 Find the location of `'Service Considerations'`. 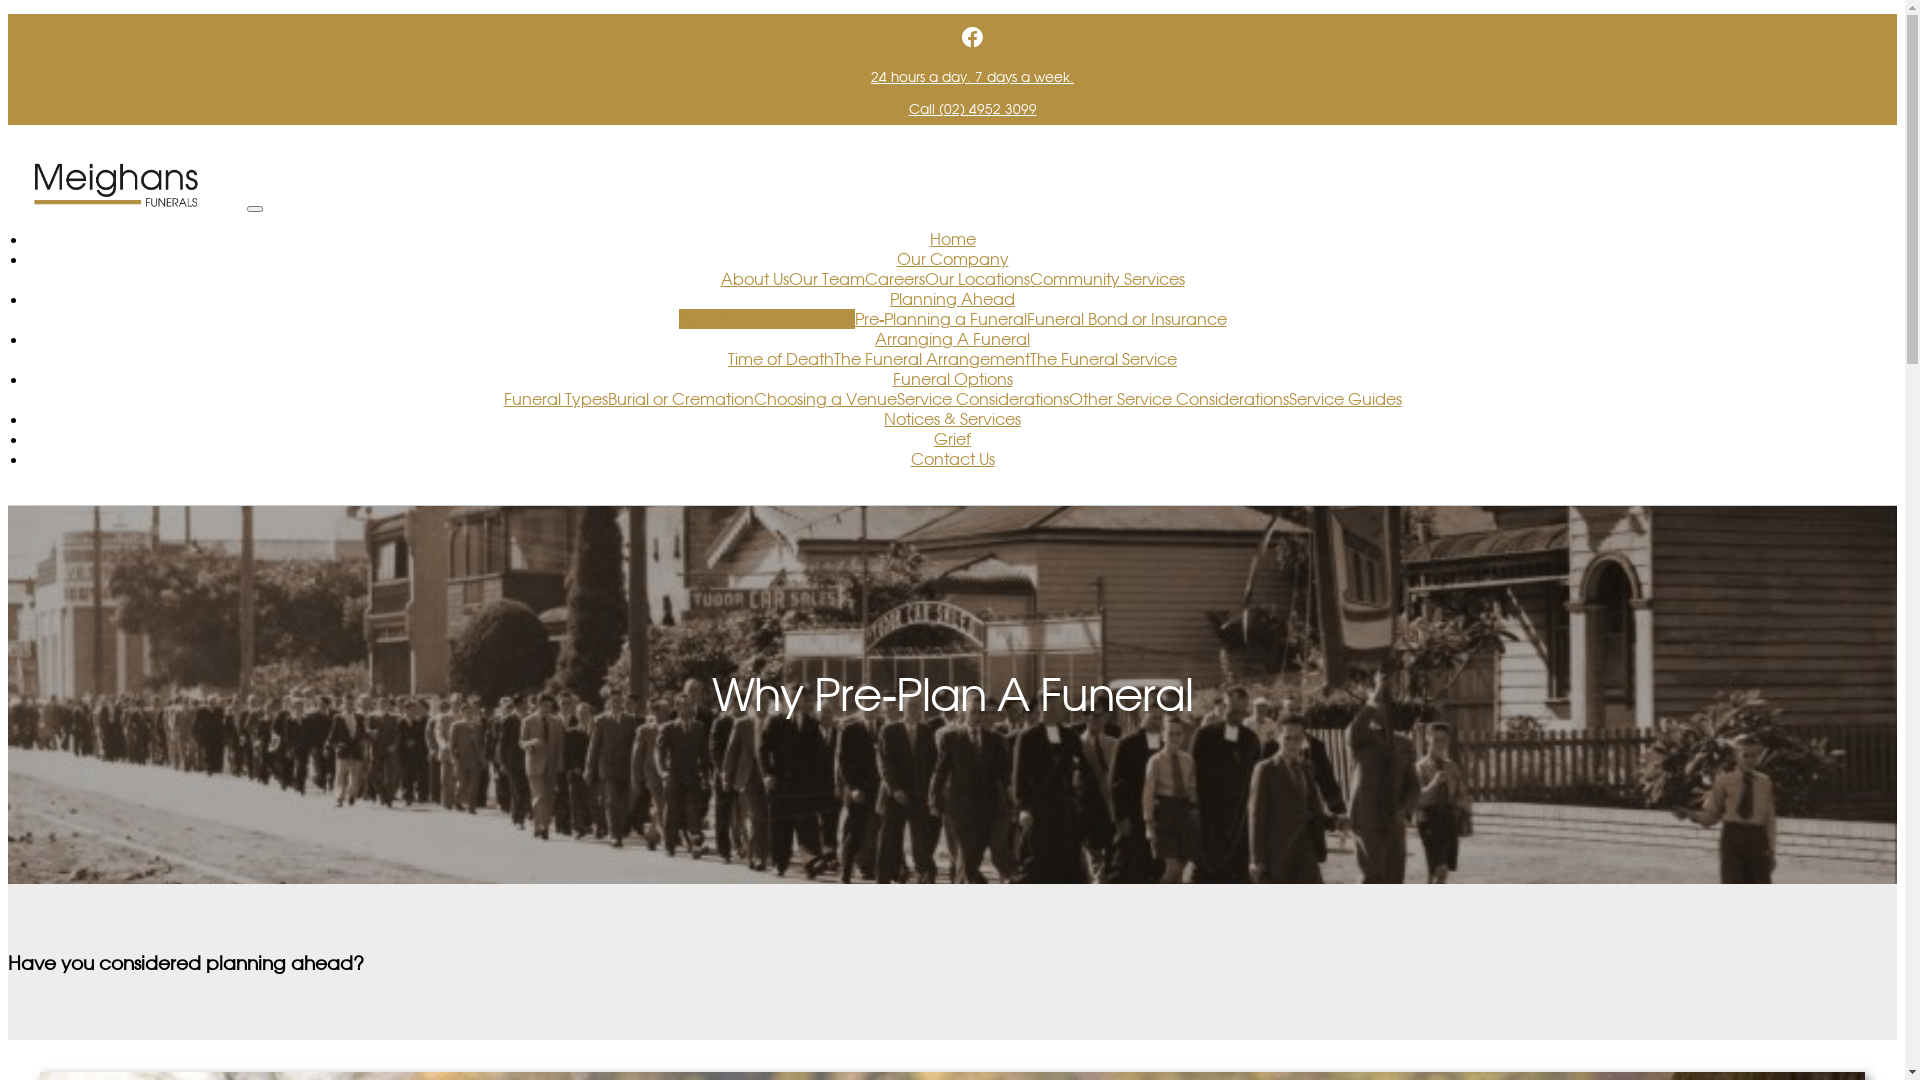

'Service Considerations' is located at coordinates (895, 398).